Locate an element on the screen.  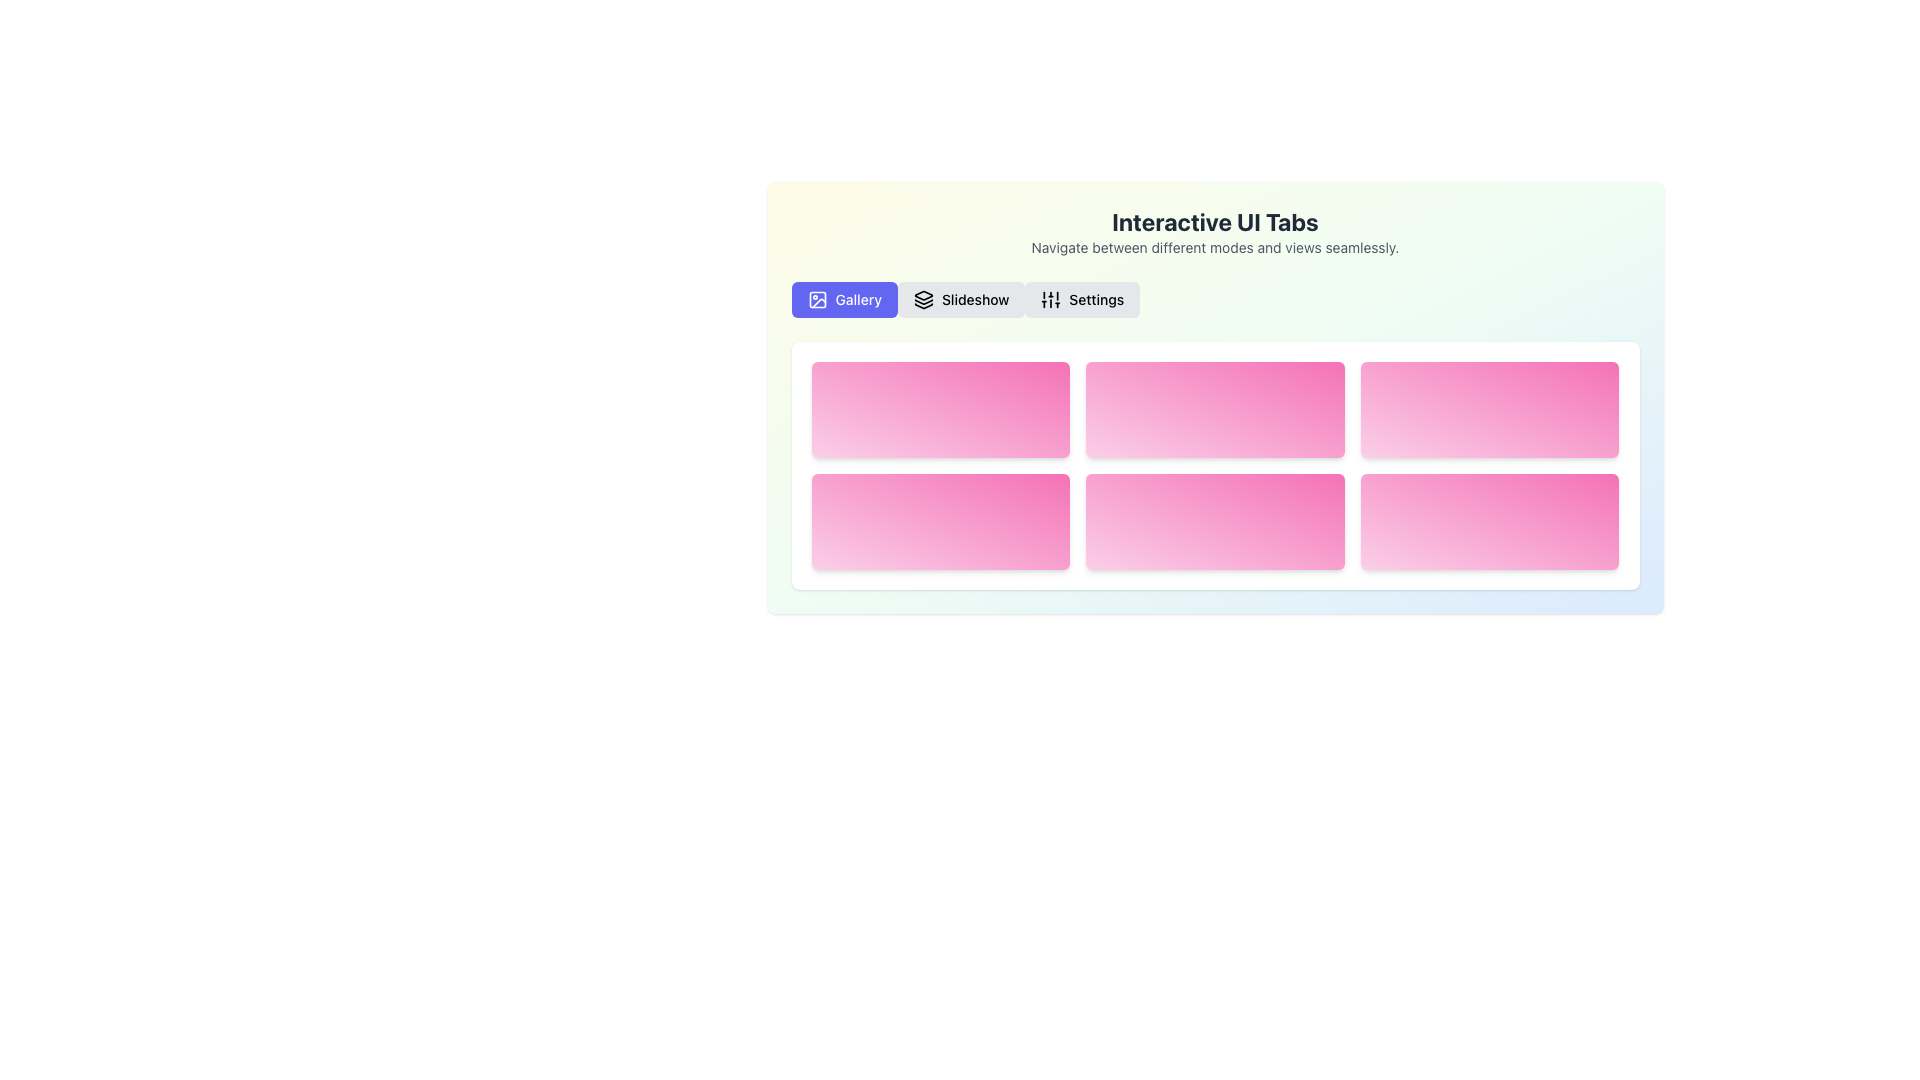
the 'Gallery' button in the top-left section of the interface is located at coordinates (844, 300).